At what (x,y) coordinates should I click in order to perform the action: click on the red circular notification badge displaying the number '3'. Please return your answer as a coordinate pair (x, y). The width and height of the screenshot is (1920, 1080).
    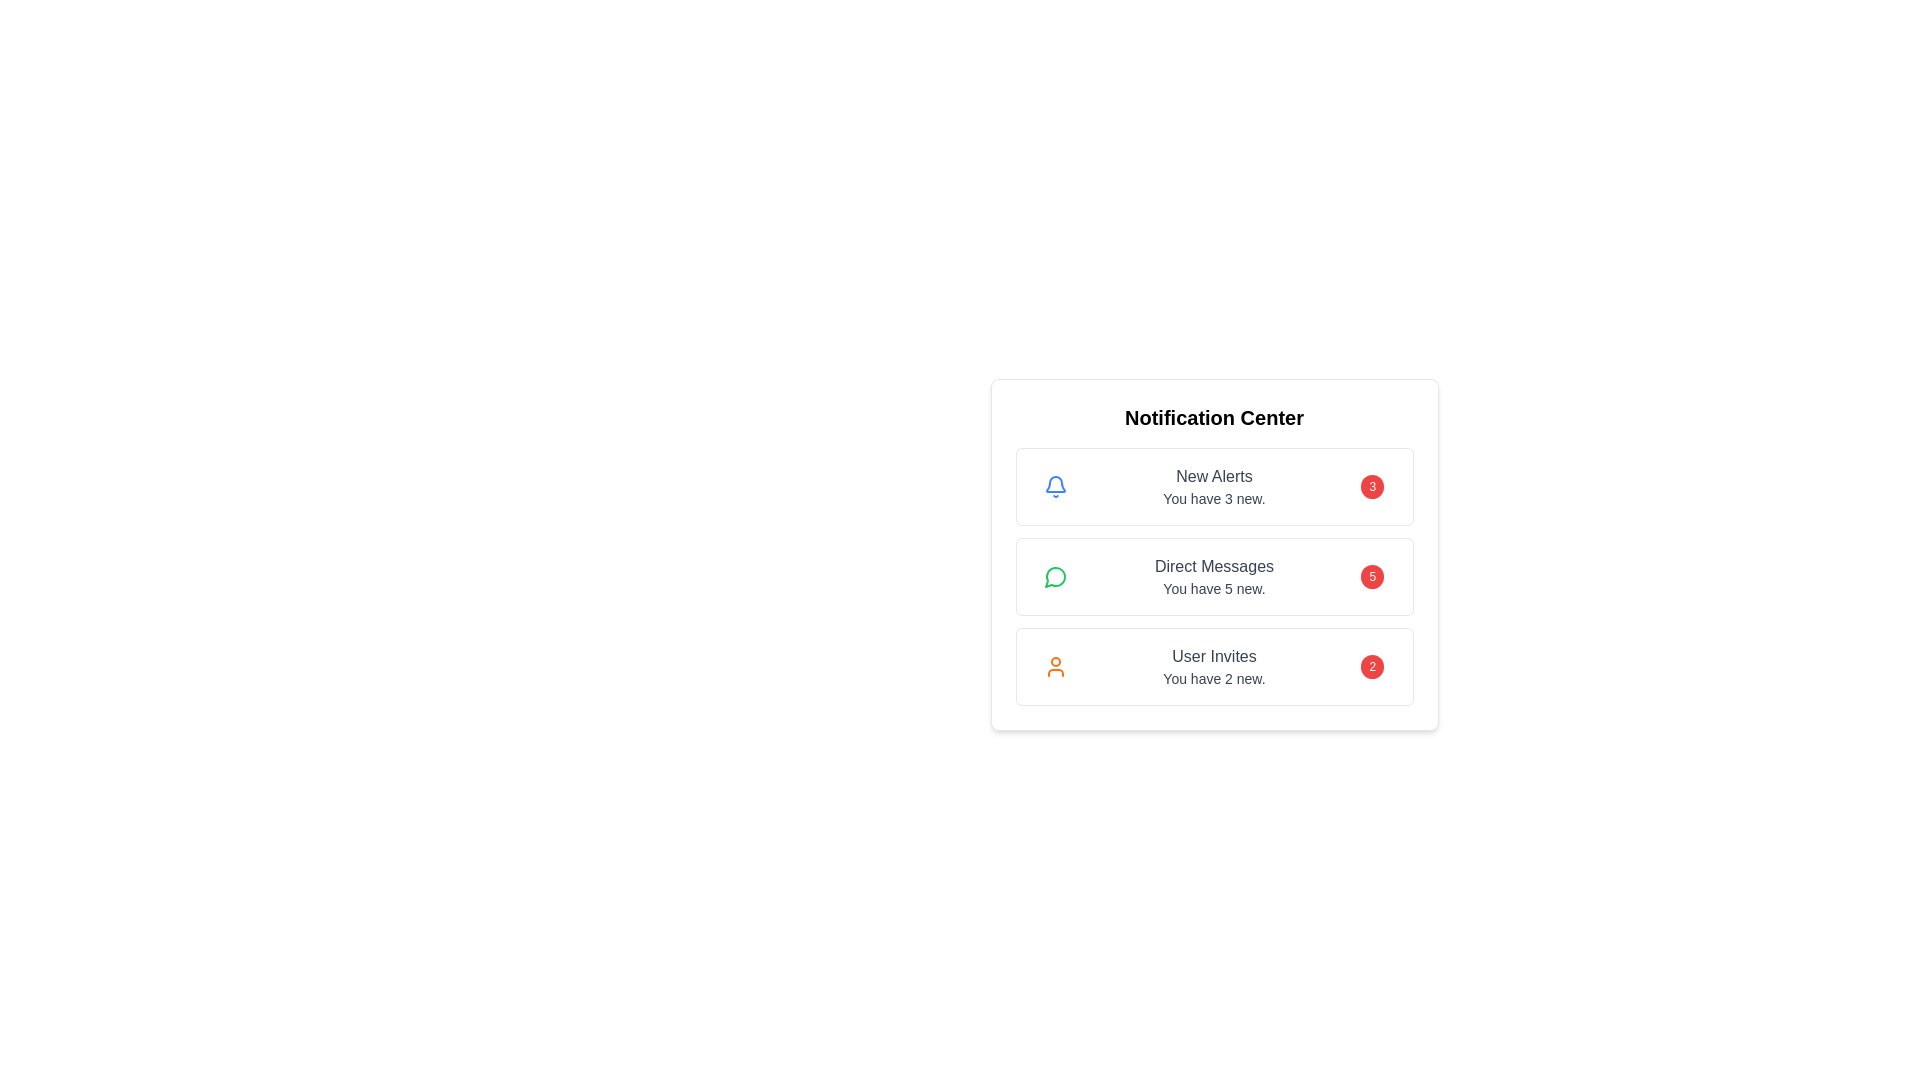
    Looking at the image, I should click on (1371, 486).